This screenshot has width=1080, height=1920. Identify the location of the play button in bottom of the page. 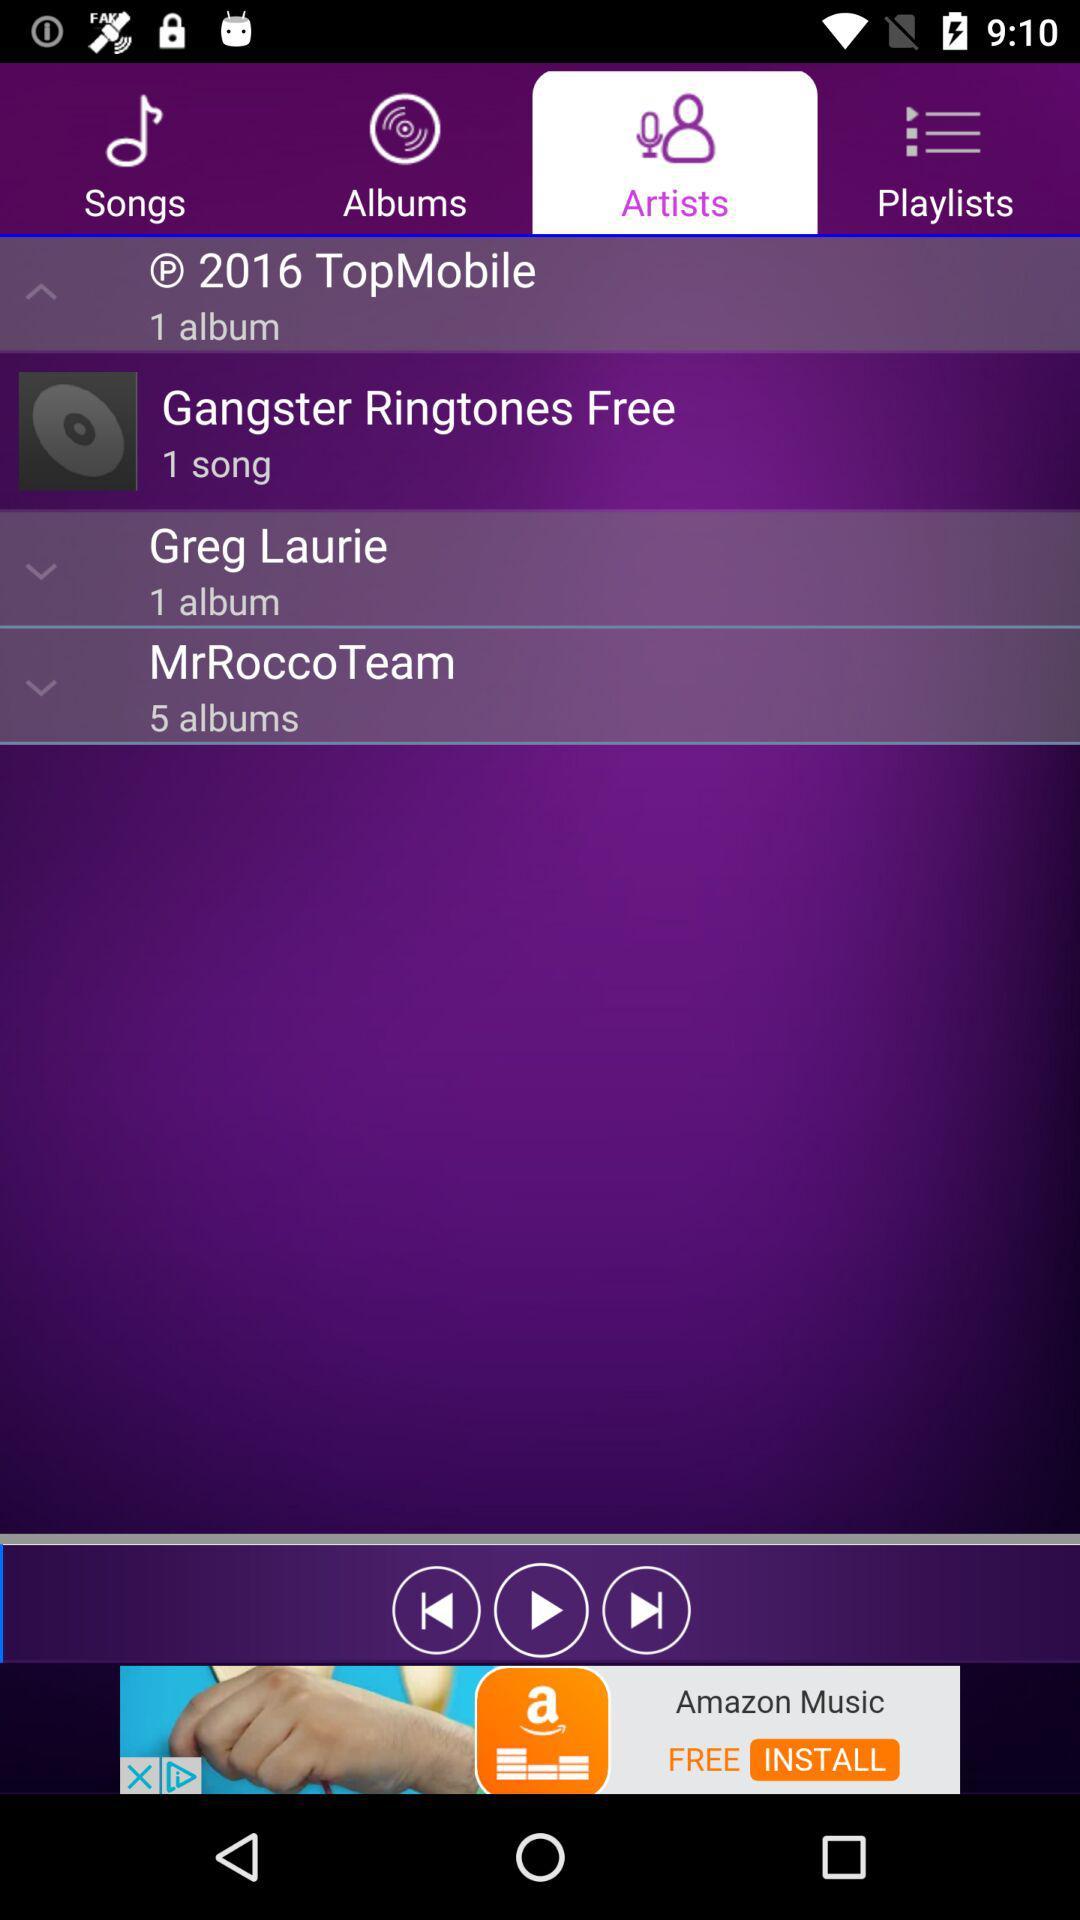
(541, 1610).